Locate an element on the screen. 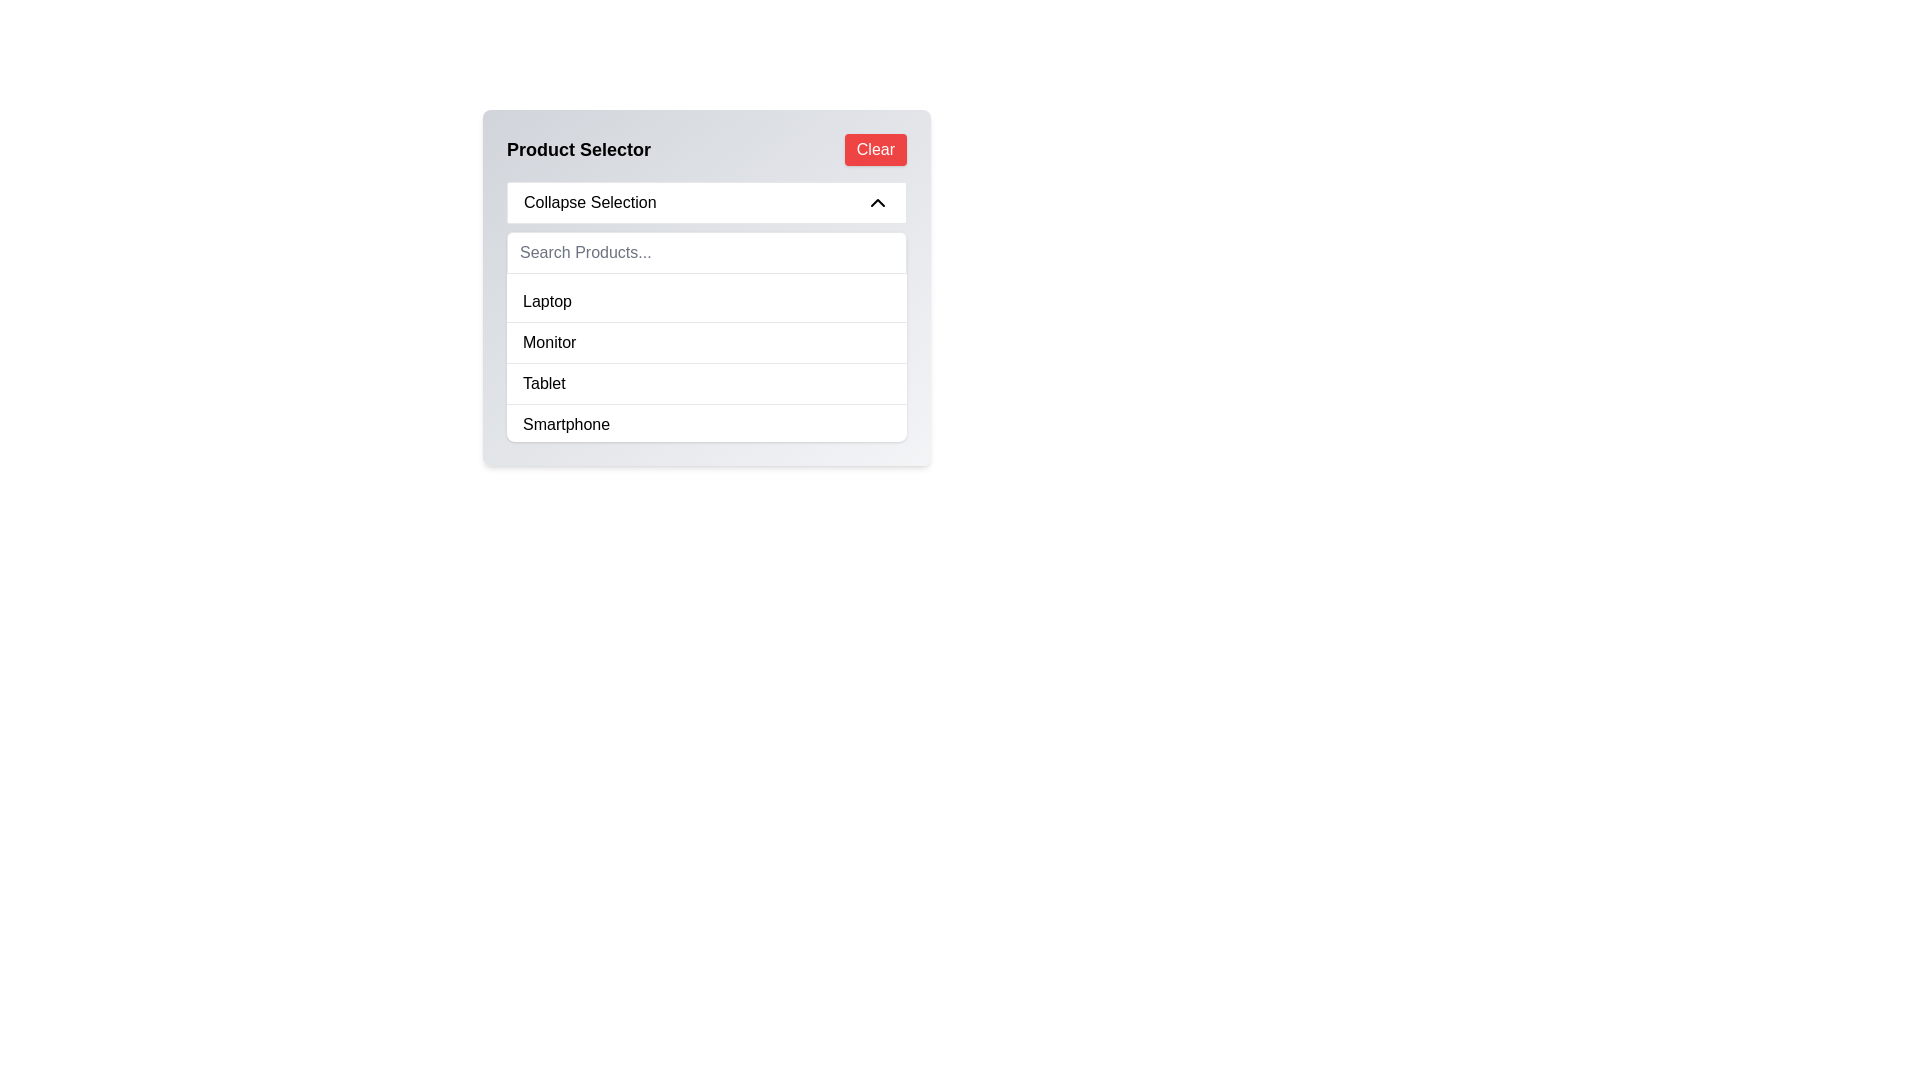 The height and width of the screenshot is (1080, 1920). the 'Tablet' text label in the third position of the vertical list within the dropdown menu is located at coordinates (544, 384).